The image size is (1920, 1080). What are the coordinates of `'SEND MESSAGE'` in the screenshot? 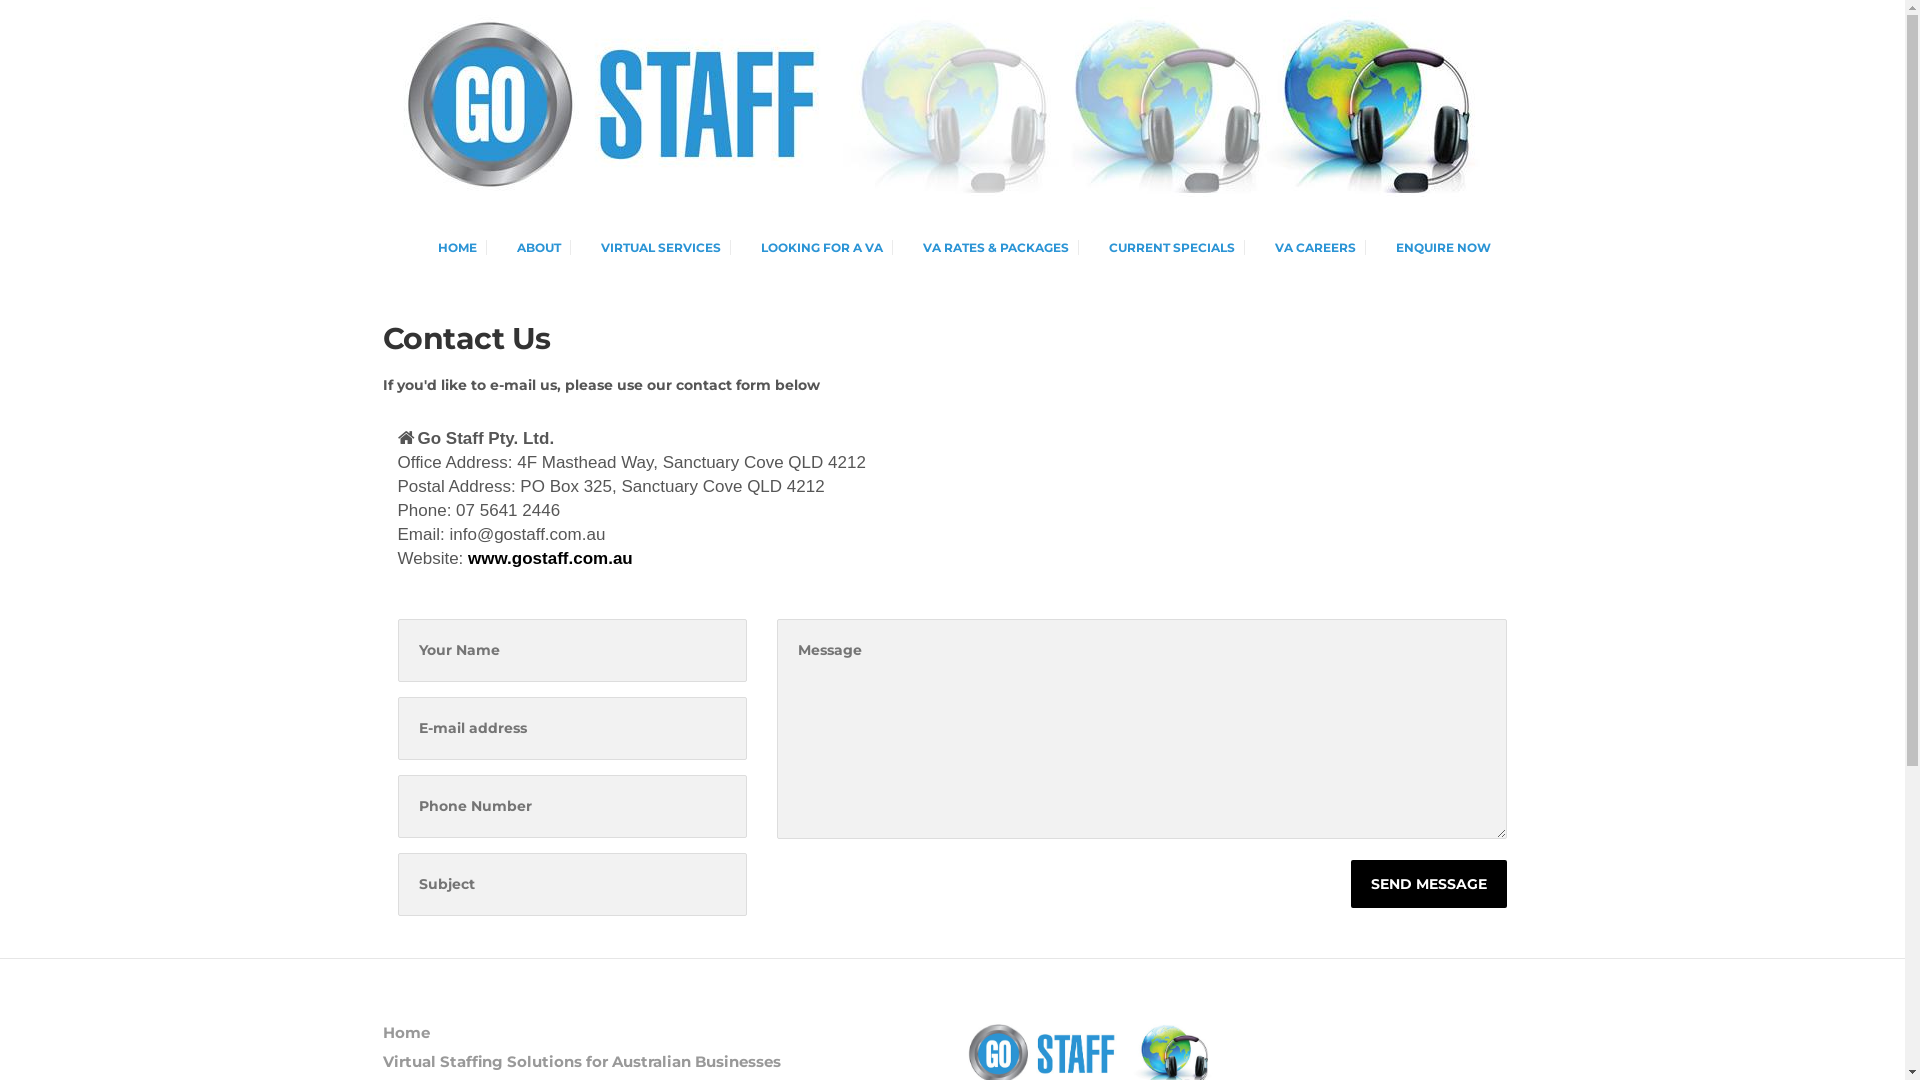 It's located at (1428, 882).